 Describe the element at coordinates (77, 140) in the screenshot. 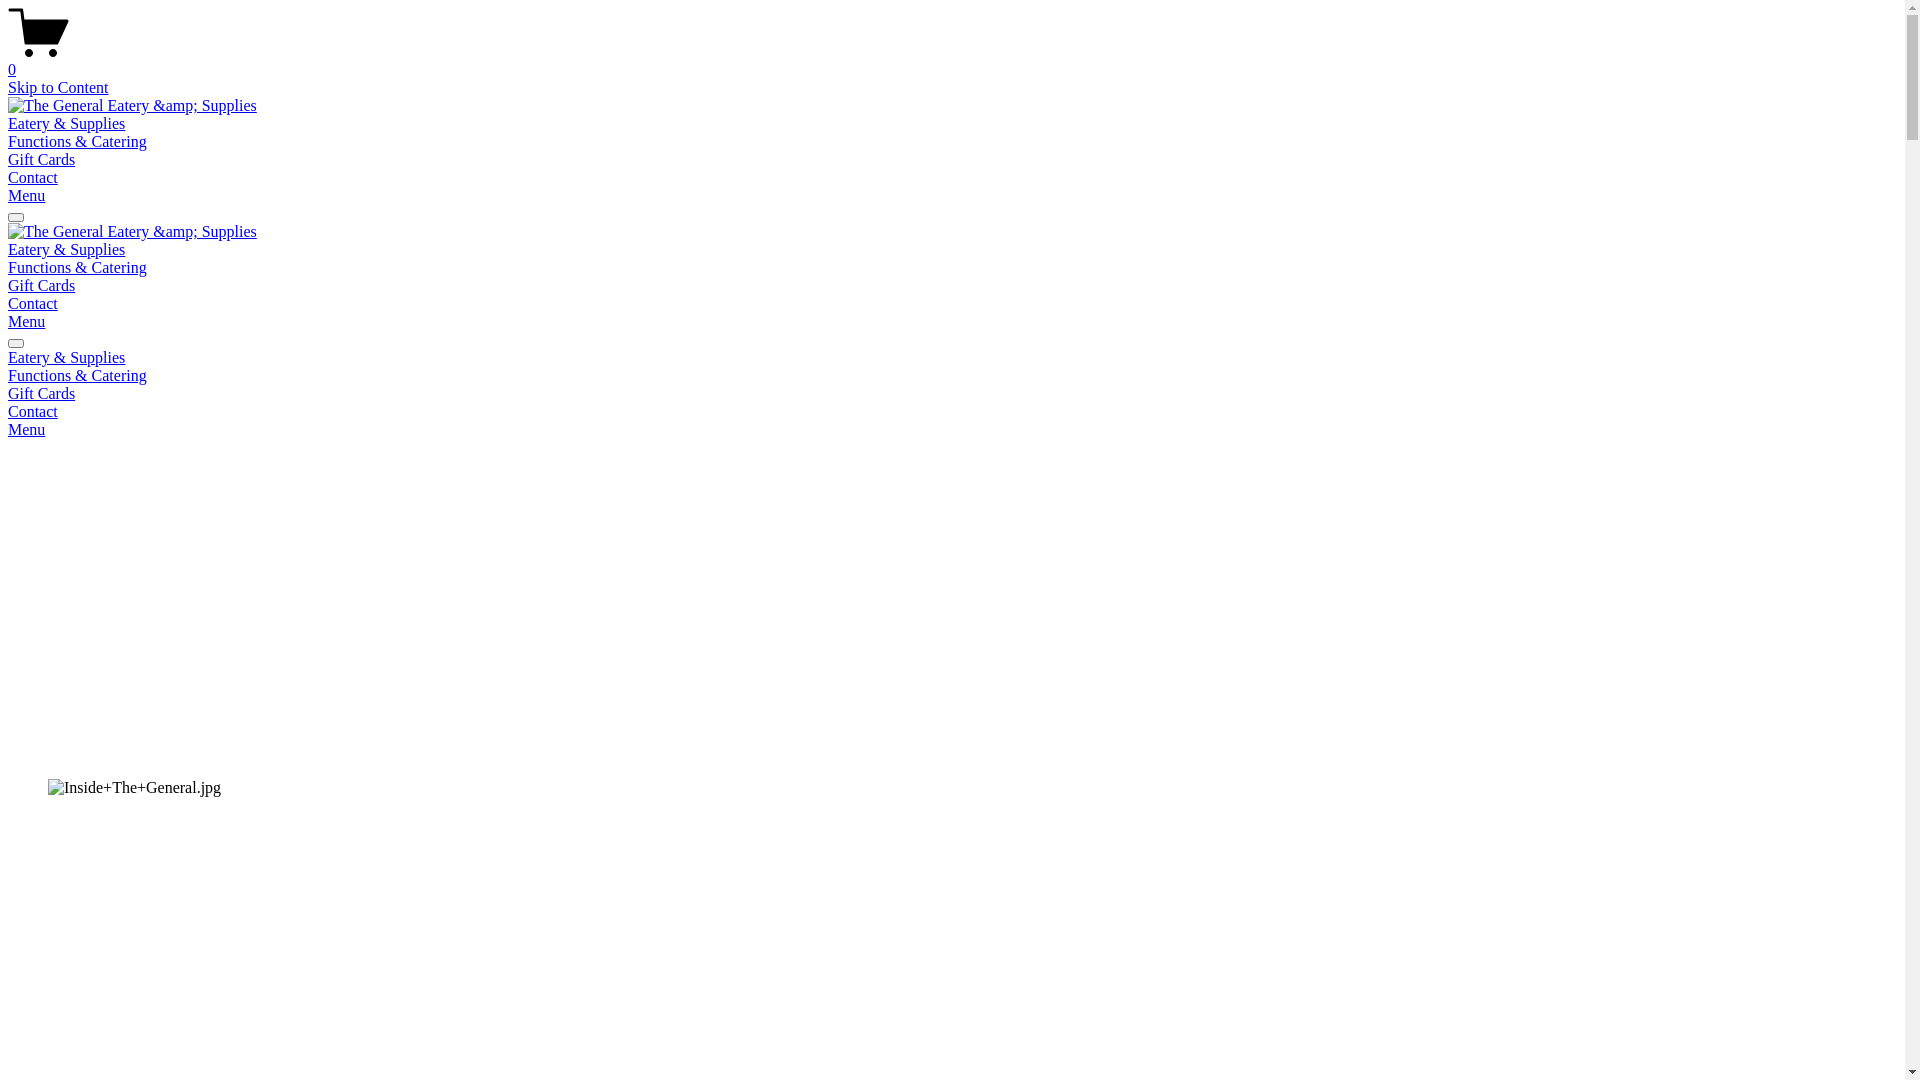

I see `'Functions & Catering'` at that location.